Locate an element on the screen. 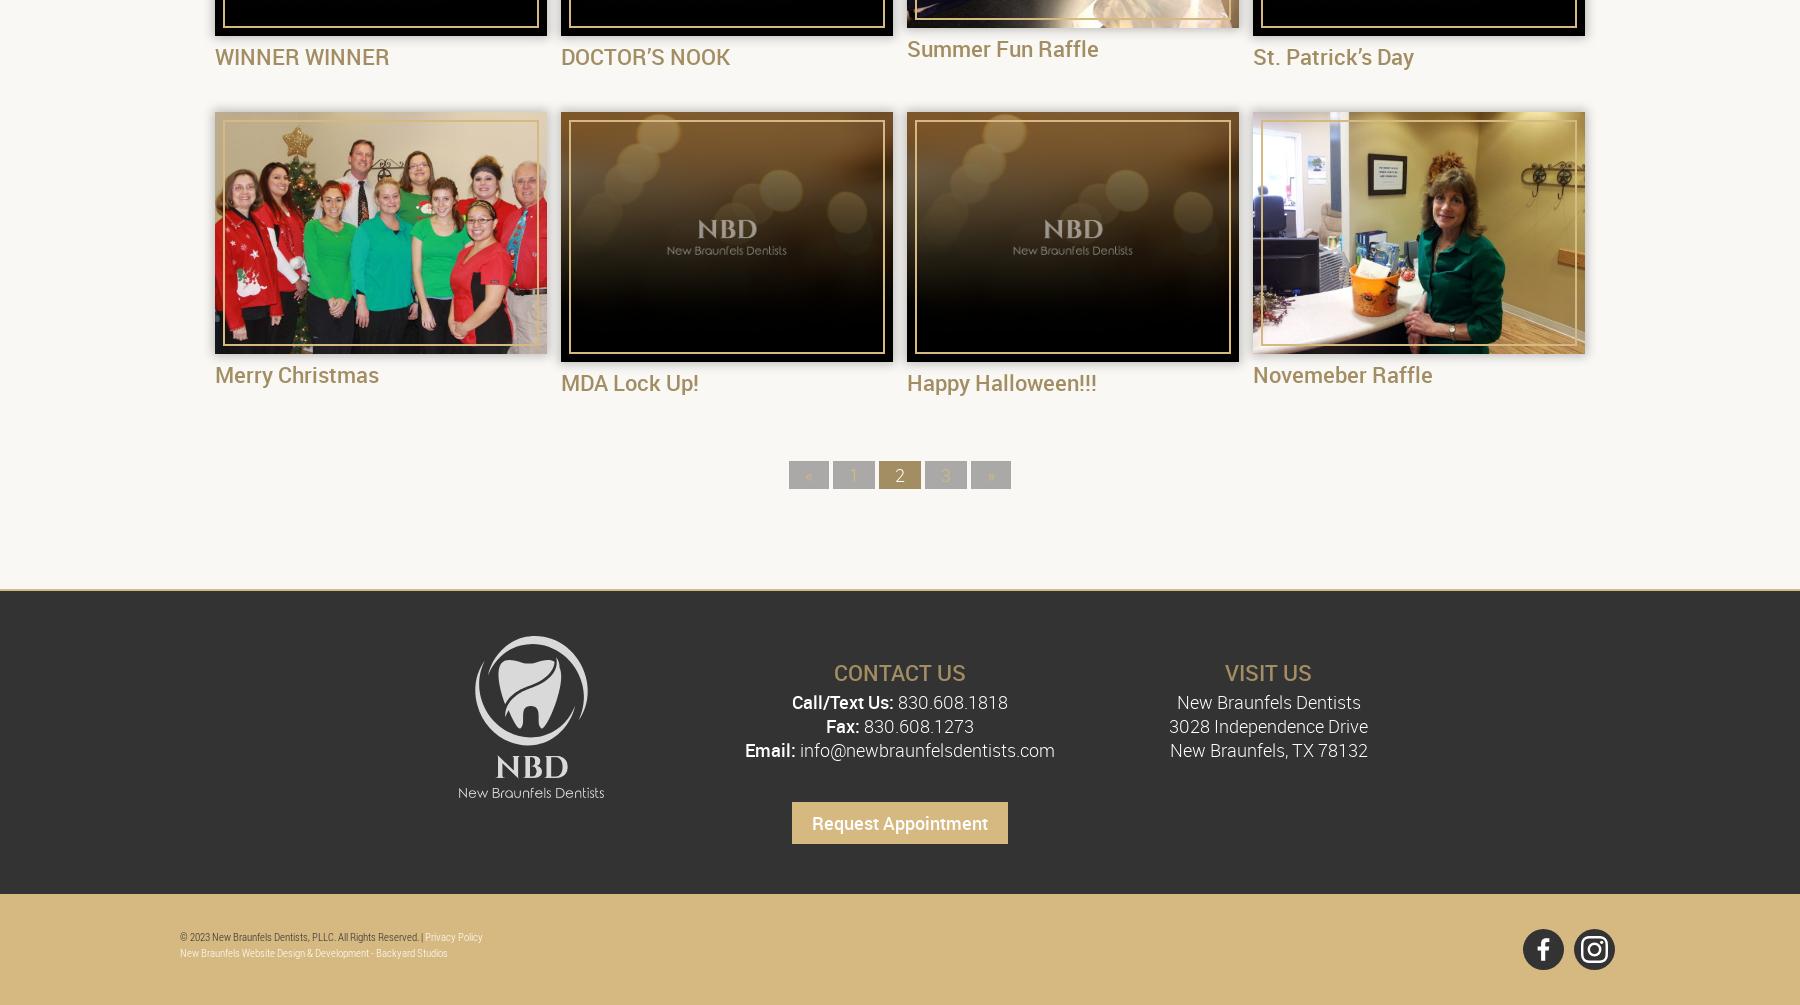 The height and width of the screenshot is (1005, 1800). 'Request Appointment' is located at coordinates (811, 822).